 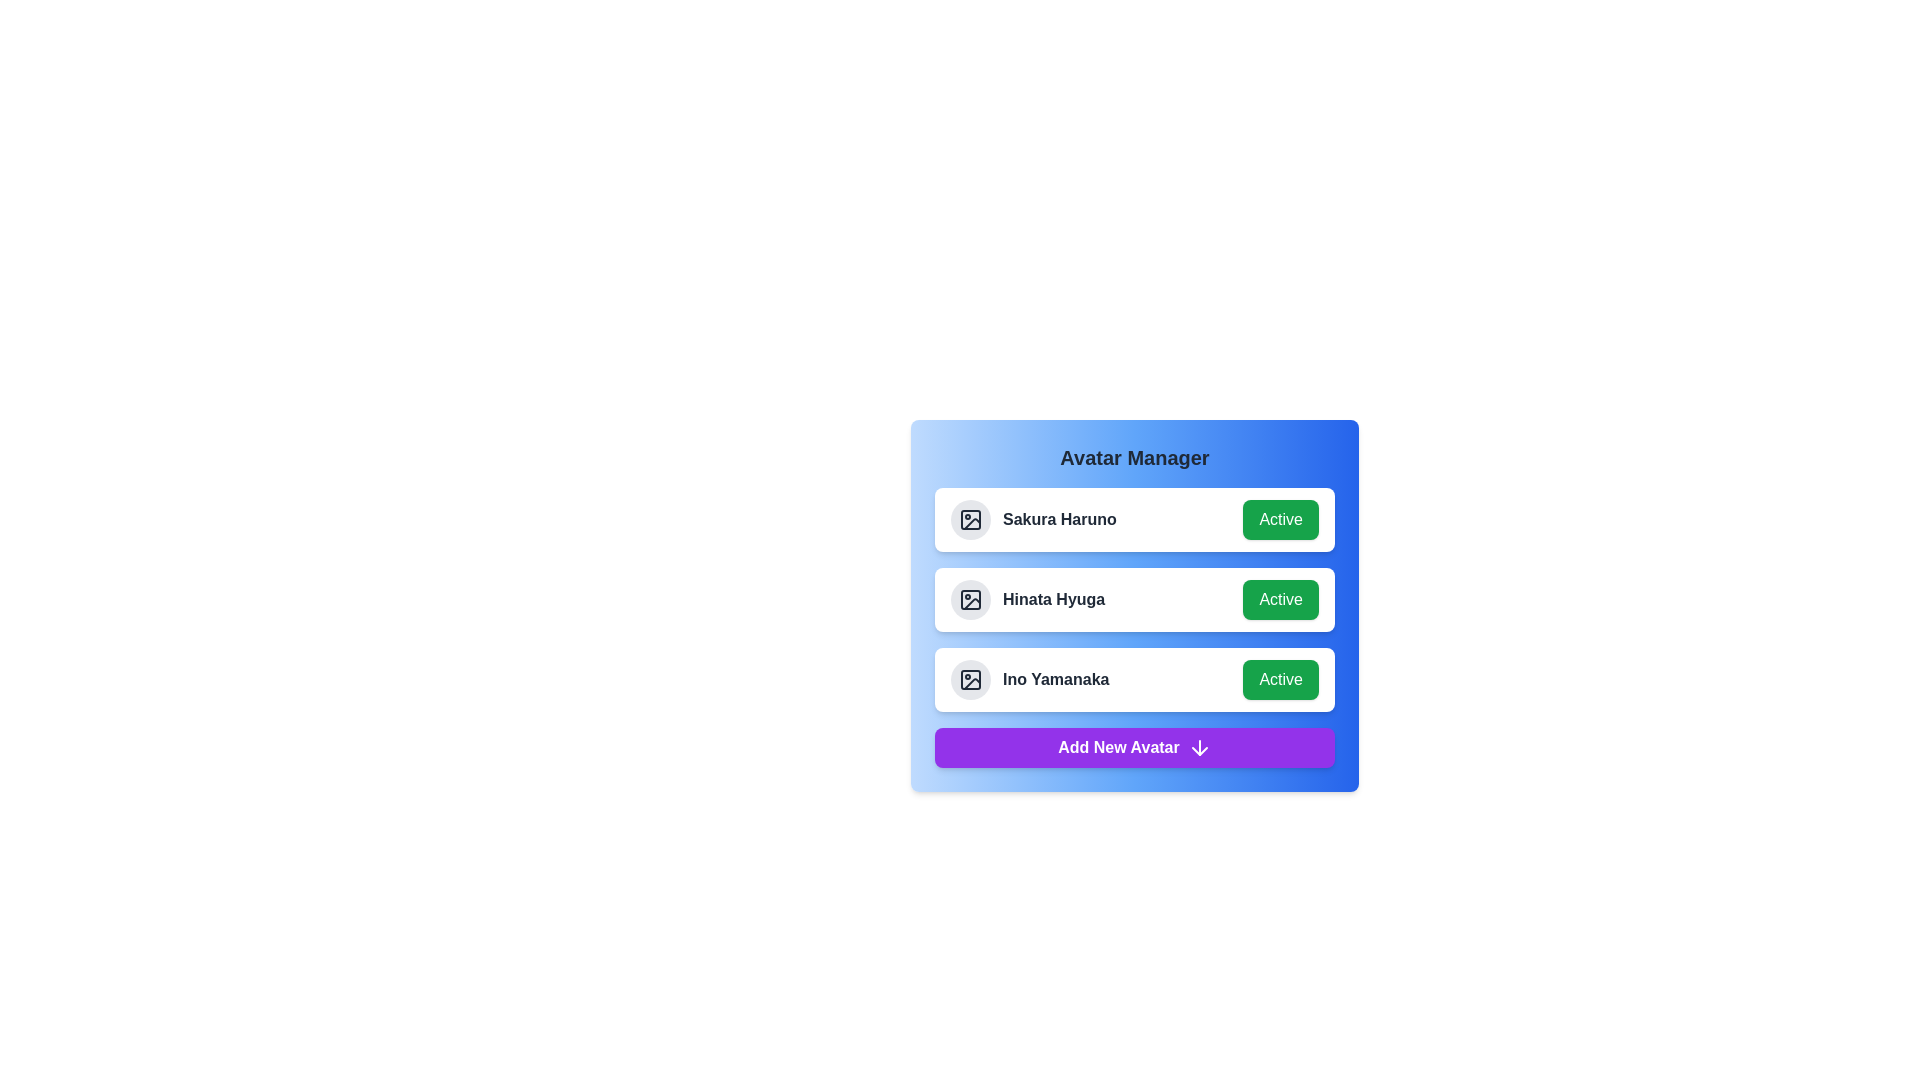 I want to click on the icon associated with the 'Ino Yamanaka' entry, which is located in the avatar management component, specifically in the third row from the top and on the leftmost side near the user name label, so click(x=970, y=678).